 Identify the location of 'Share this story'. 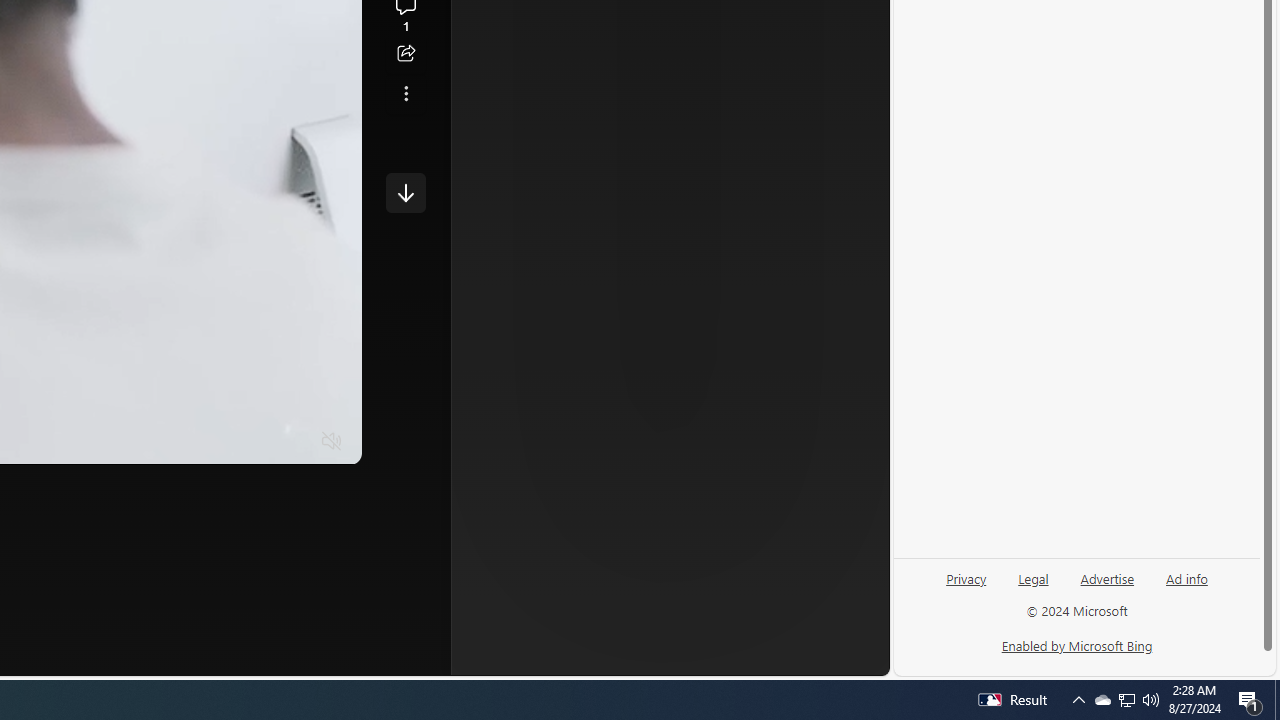
(405, 53).